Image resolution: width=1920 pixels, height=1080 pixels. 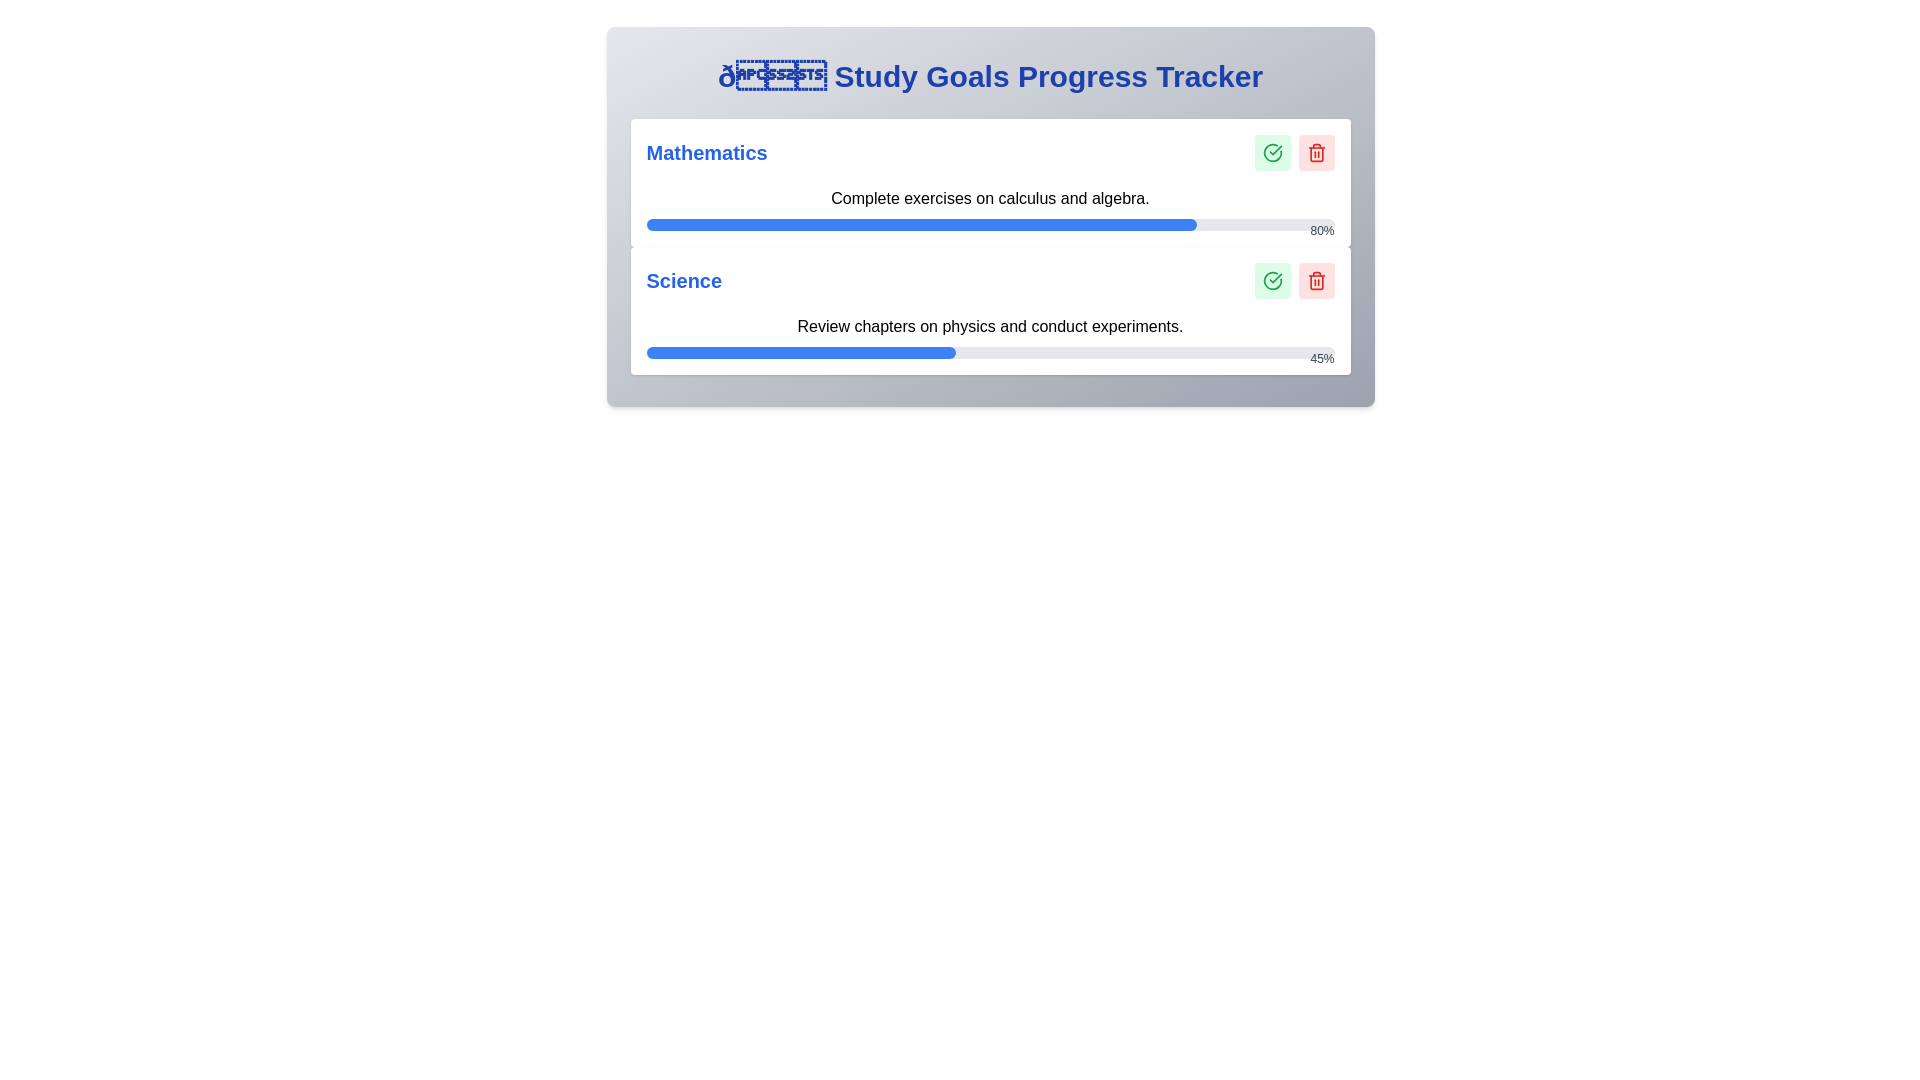 What do you see at coordinates (1322, 230) in the screenshot?
I see `the static display text showing '80%' in gray font, located above the right end of the blue progress bar` at bounding box center [1322, 230].